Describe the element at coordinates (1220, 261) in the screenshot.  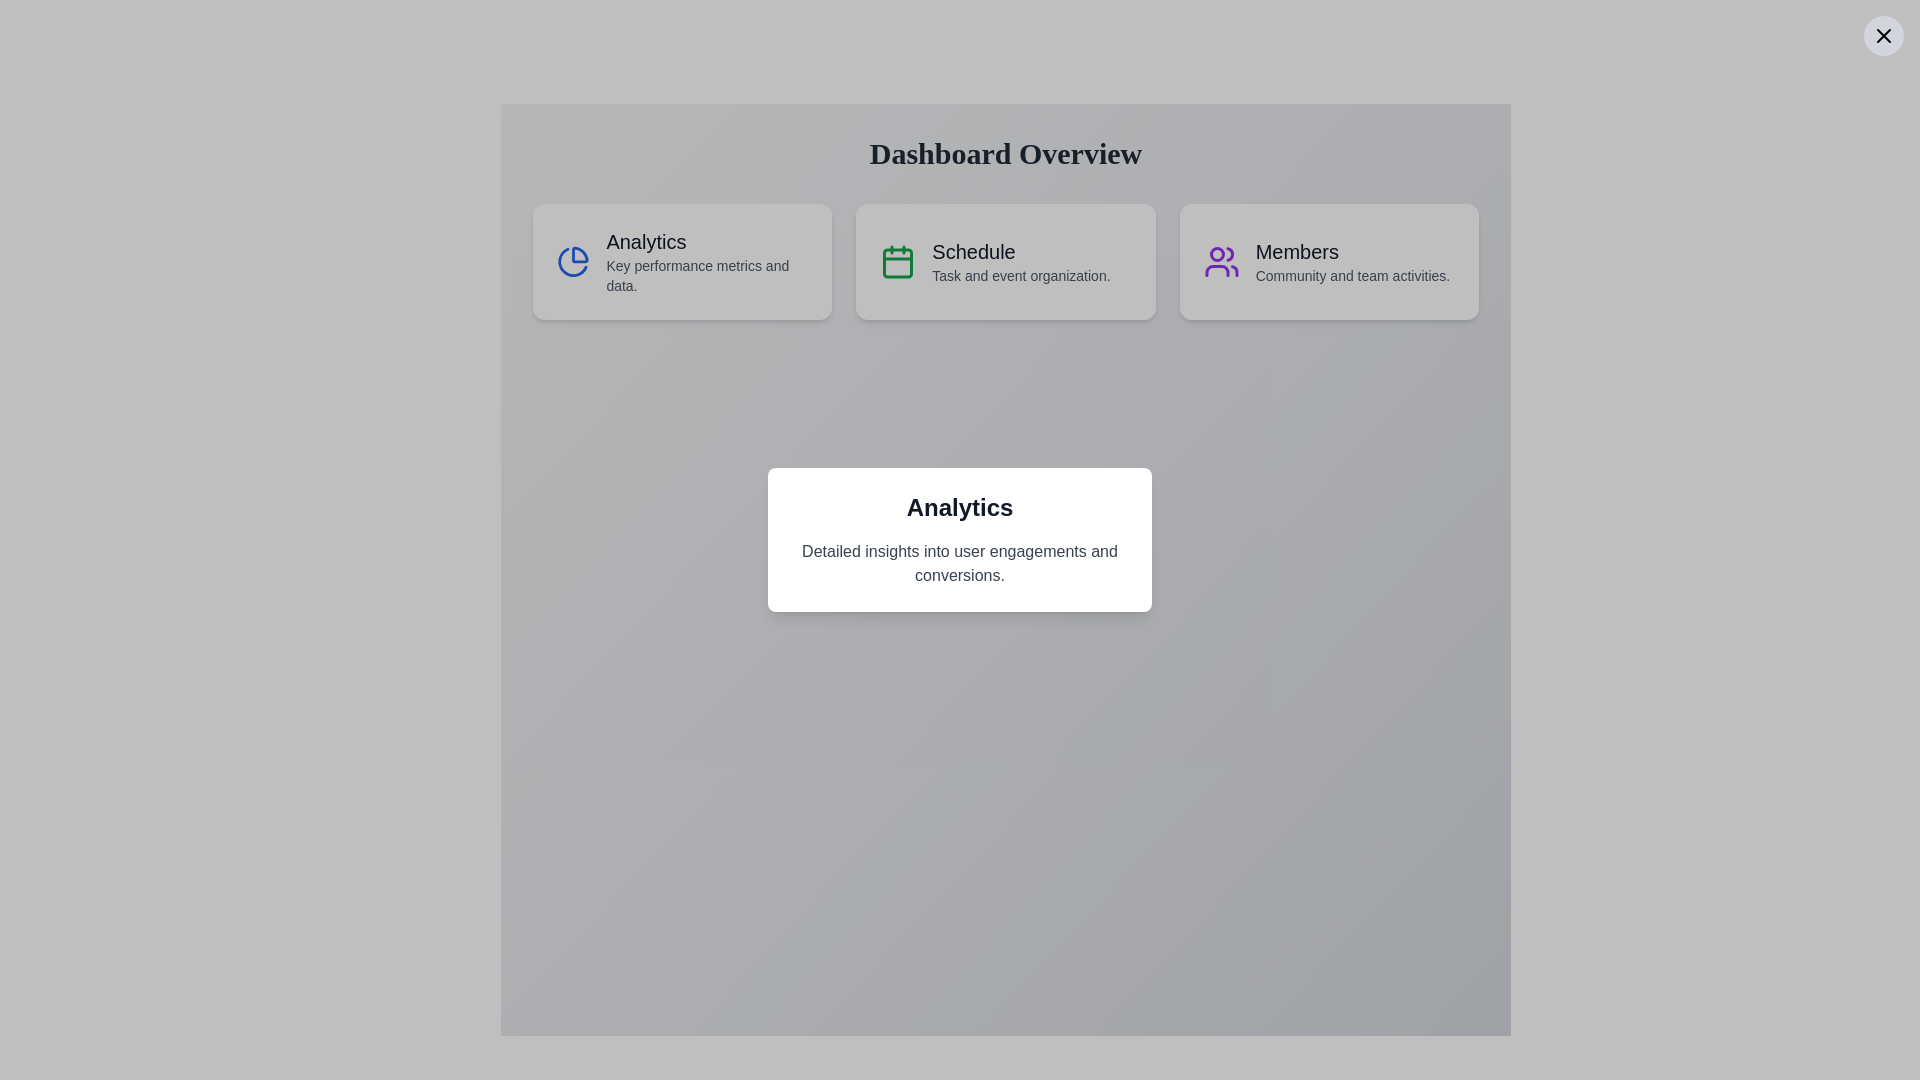
I see `the 'Members' Icon located in the top-right card of the dashboard overview, which signifies community-related activities` at that location.